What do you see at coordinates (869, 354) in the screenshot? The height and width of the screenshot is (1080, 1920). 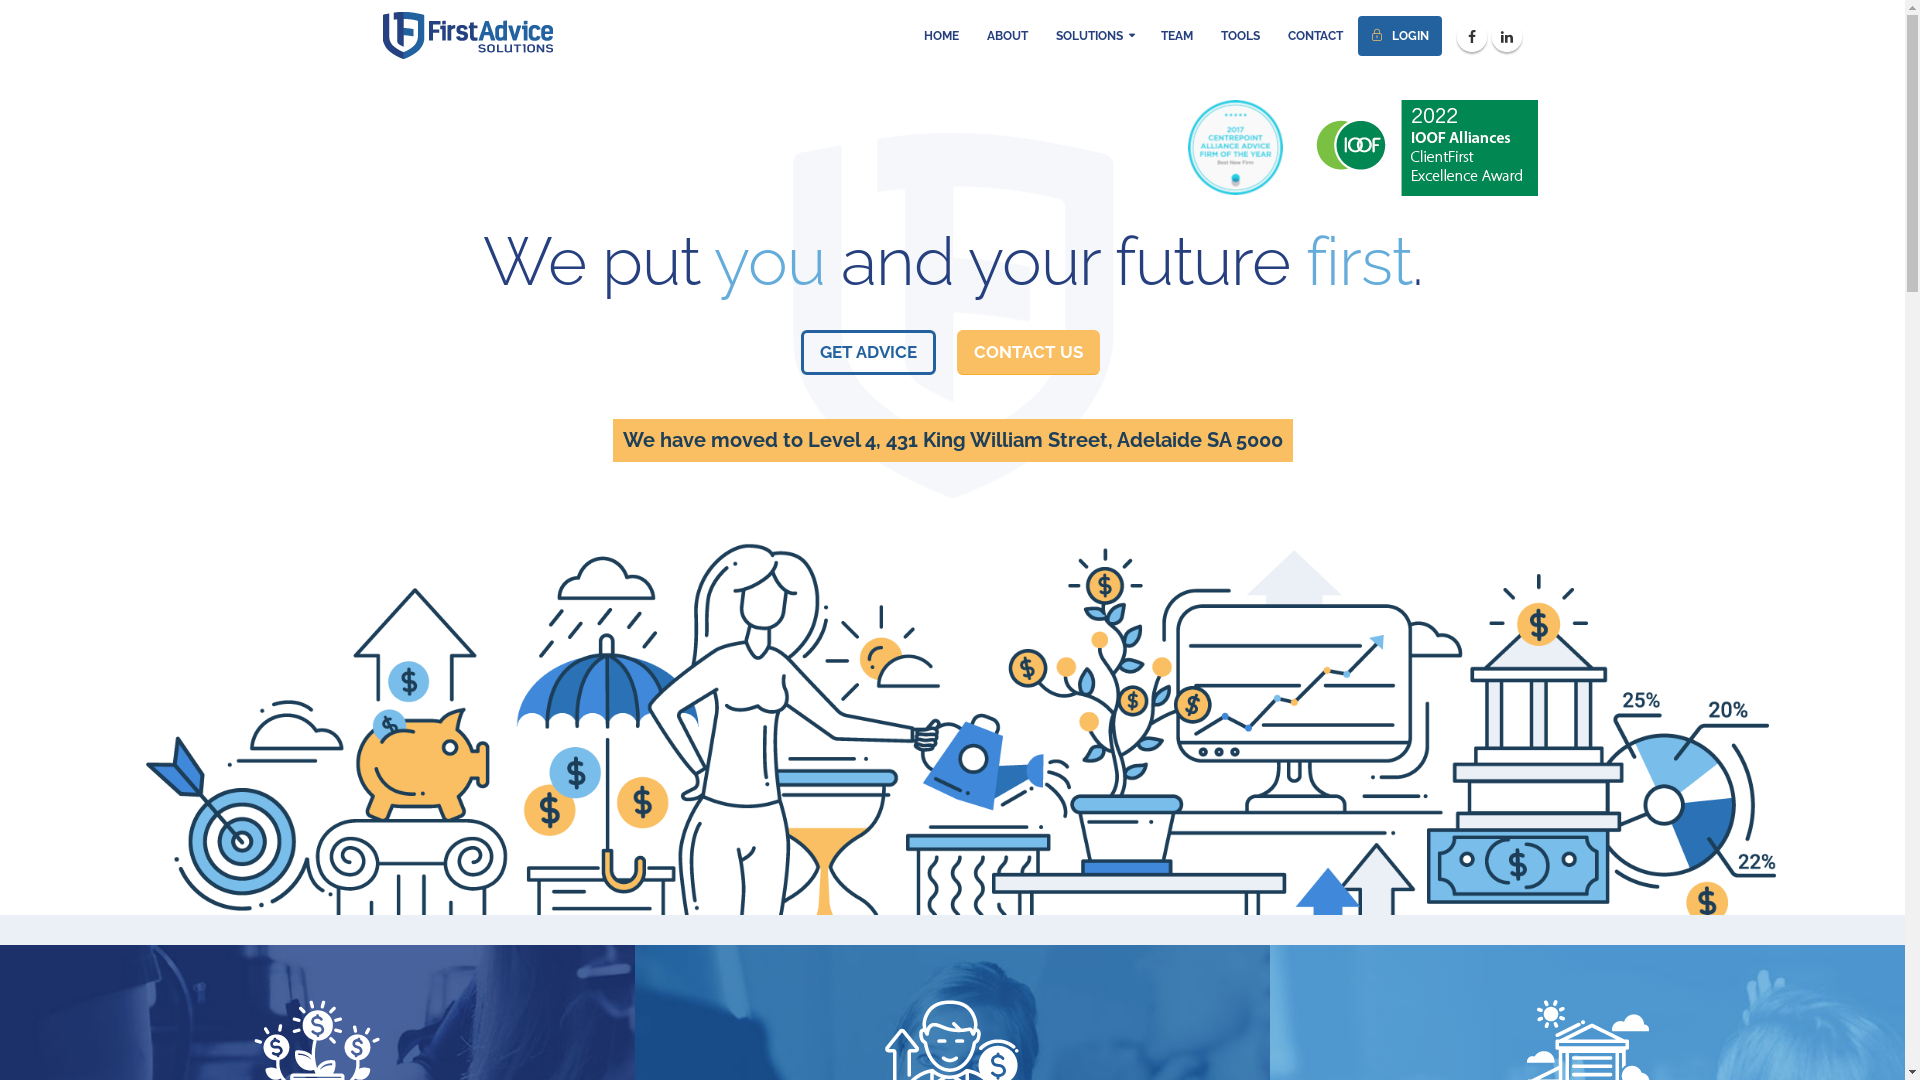 I see `'GET ADVICE'` at bounding box center [869, 354].